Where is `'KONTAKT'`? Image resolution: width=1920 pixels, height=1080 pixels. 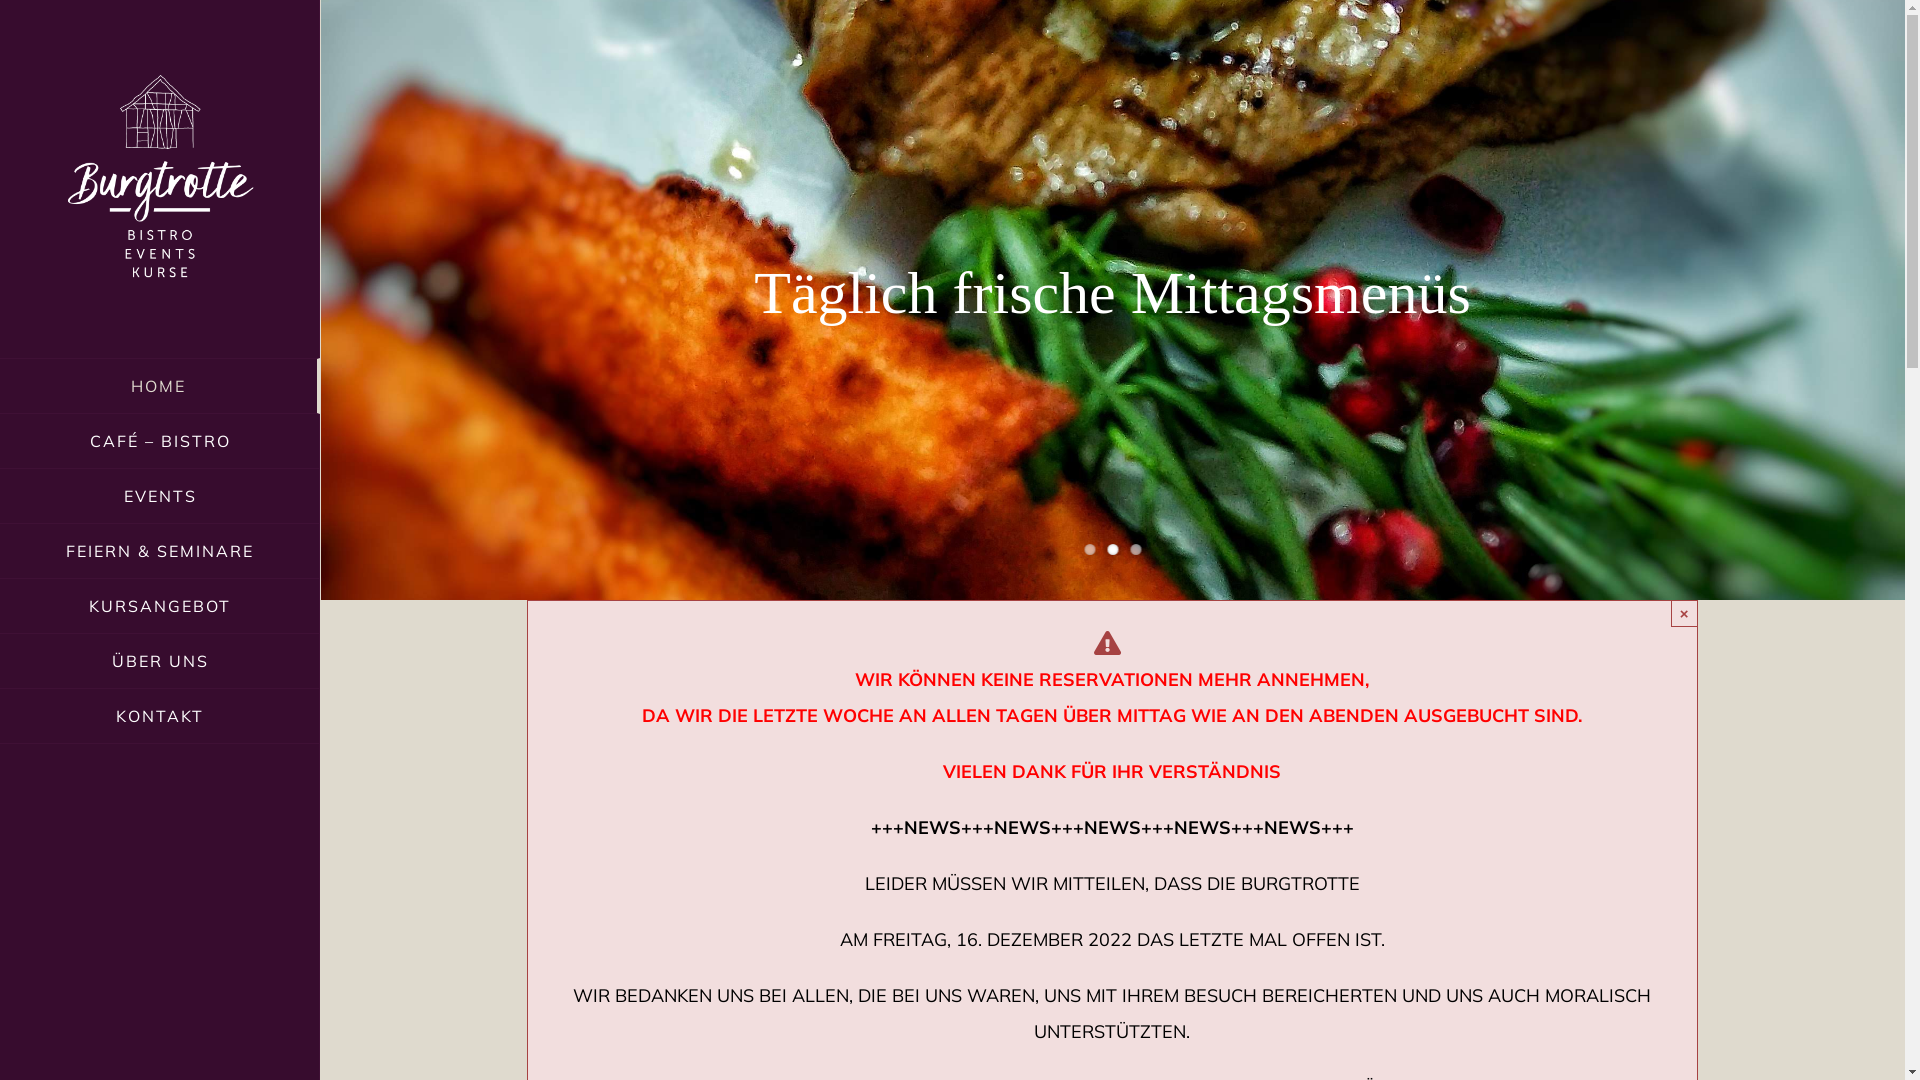
'KONTAKT' is located at coordinates (158, 715).